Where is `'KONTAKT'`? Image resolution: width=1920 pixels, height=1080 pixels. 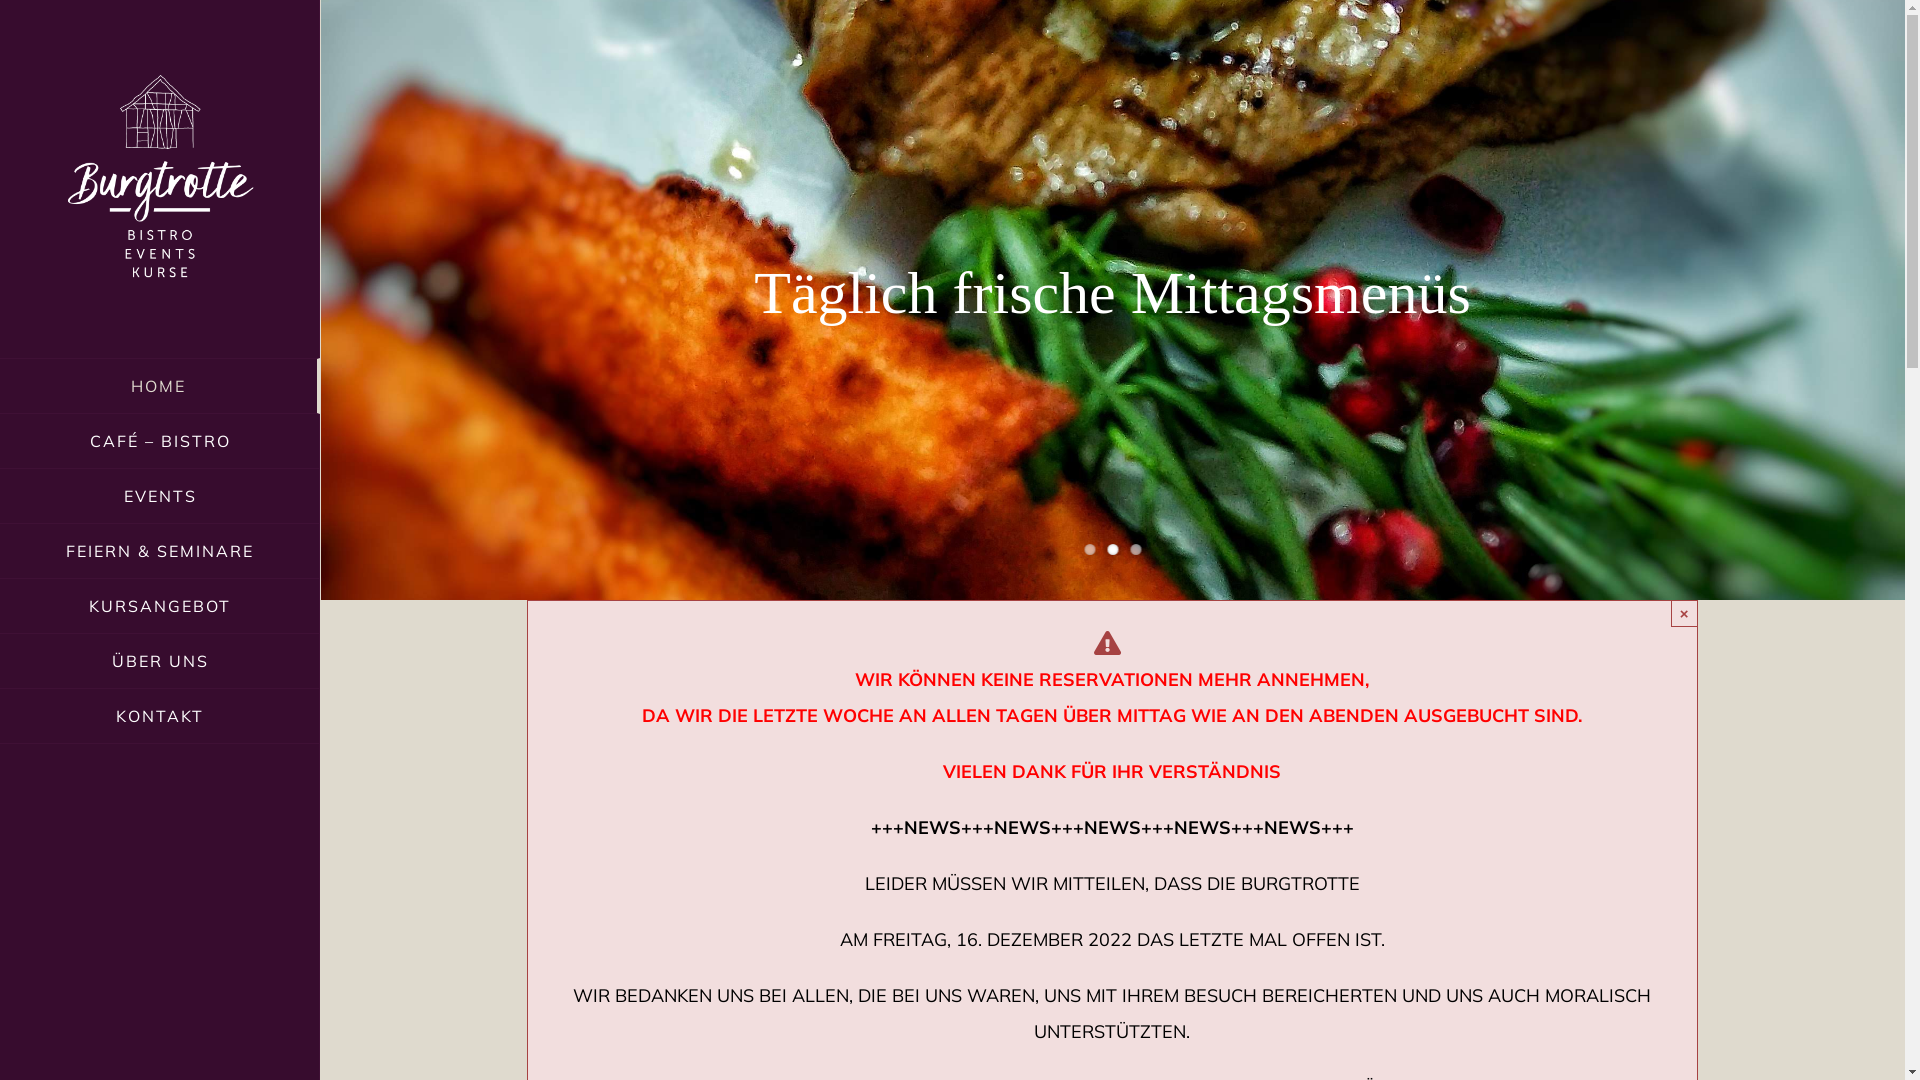
'KONTAKT' is located at coordinates (158, 715).